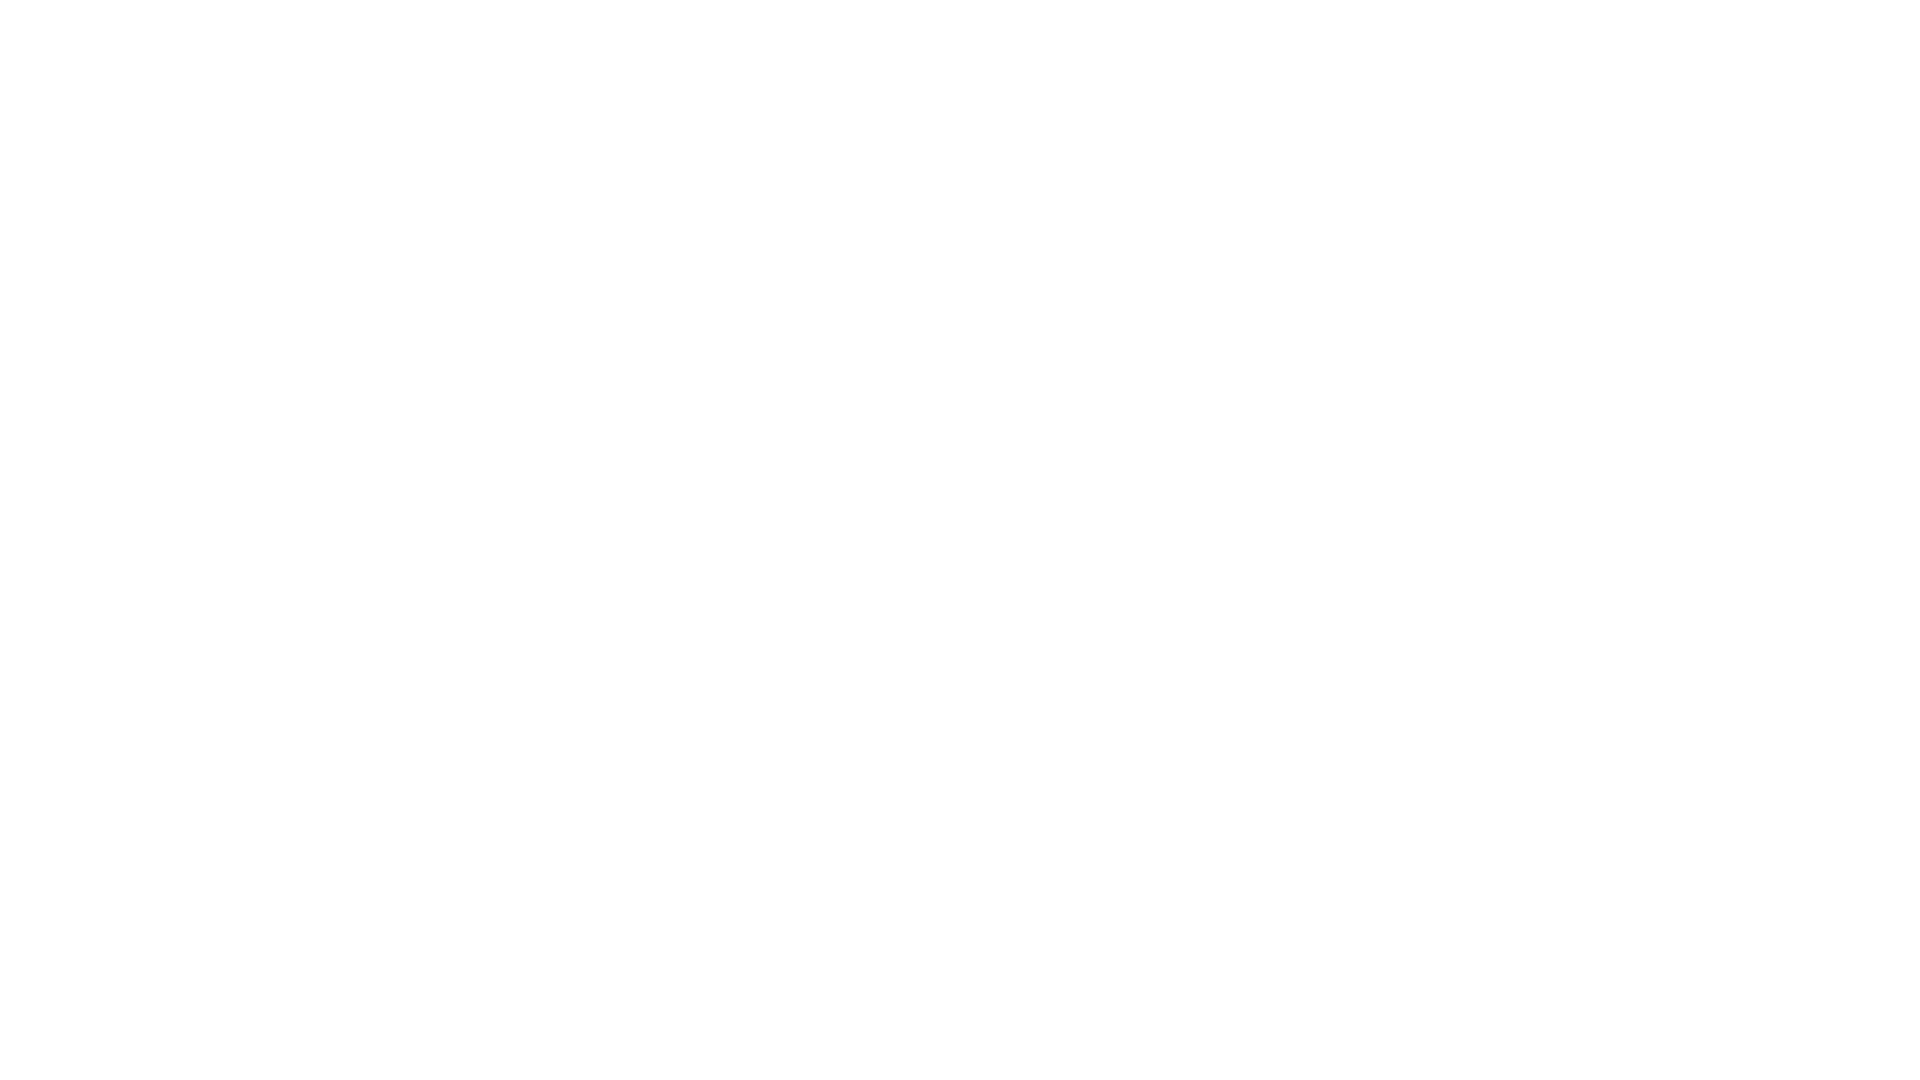 The width and height of the screenshot is (1920, 1080). I want to click on Log in, so click(1220, 56).